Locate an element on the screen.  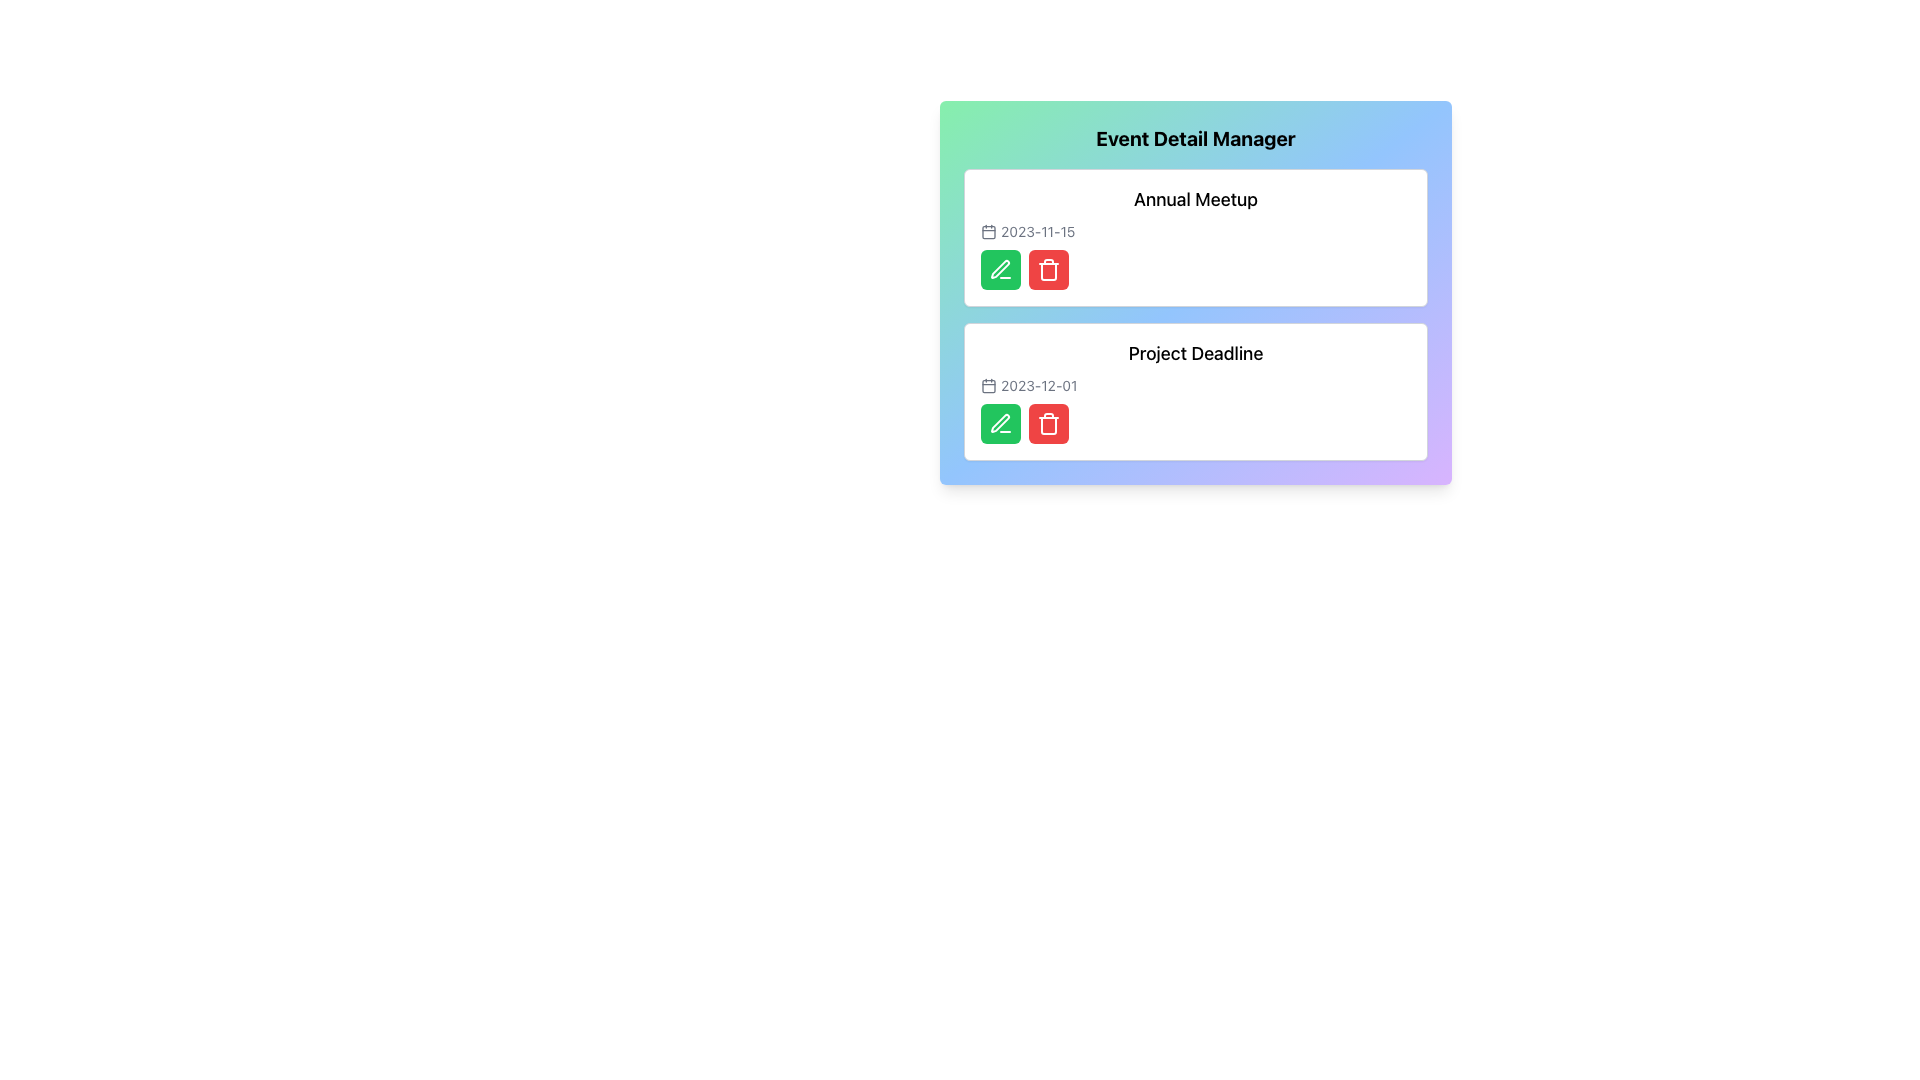
the pen icon within the green button is located at coordinates (1001, 270).